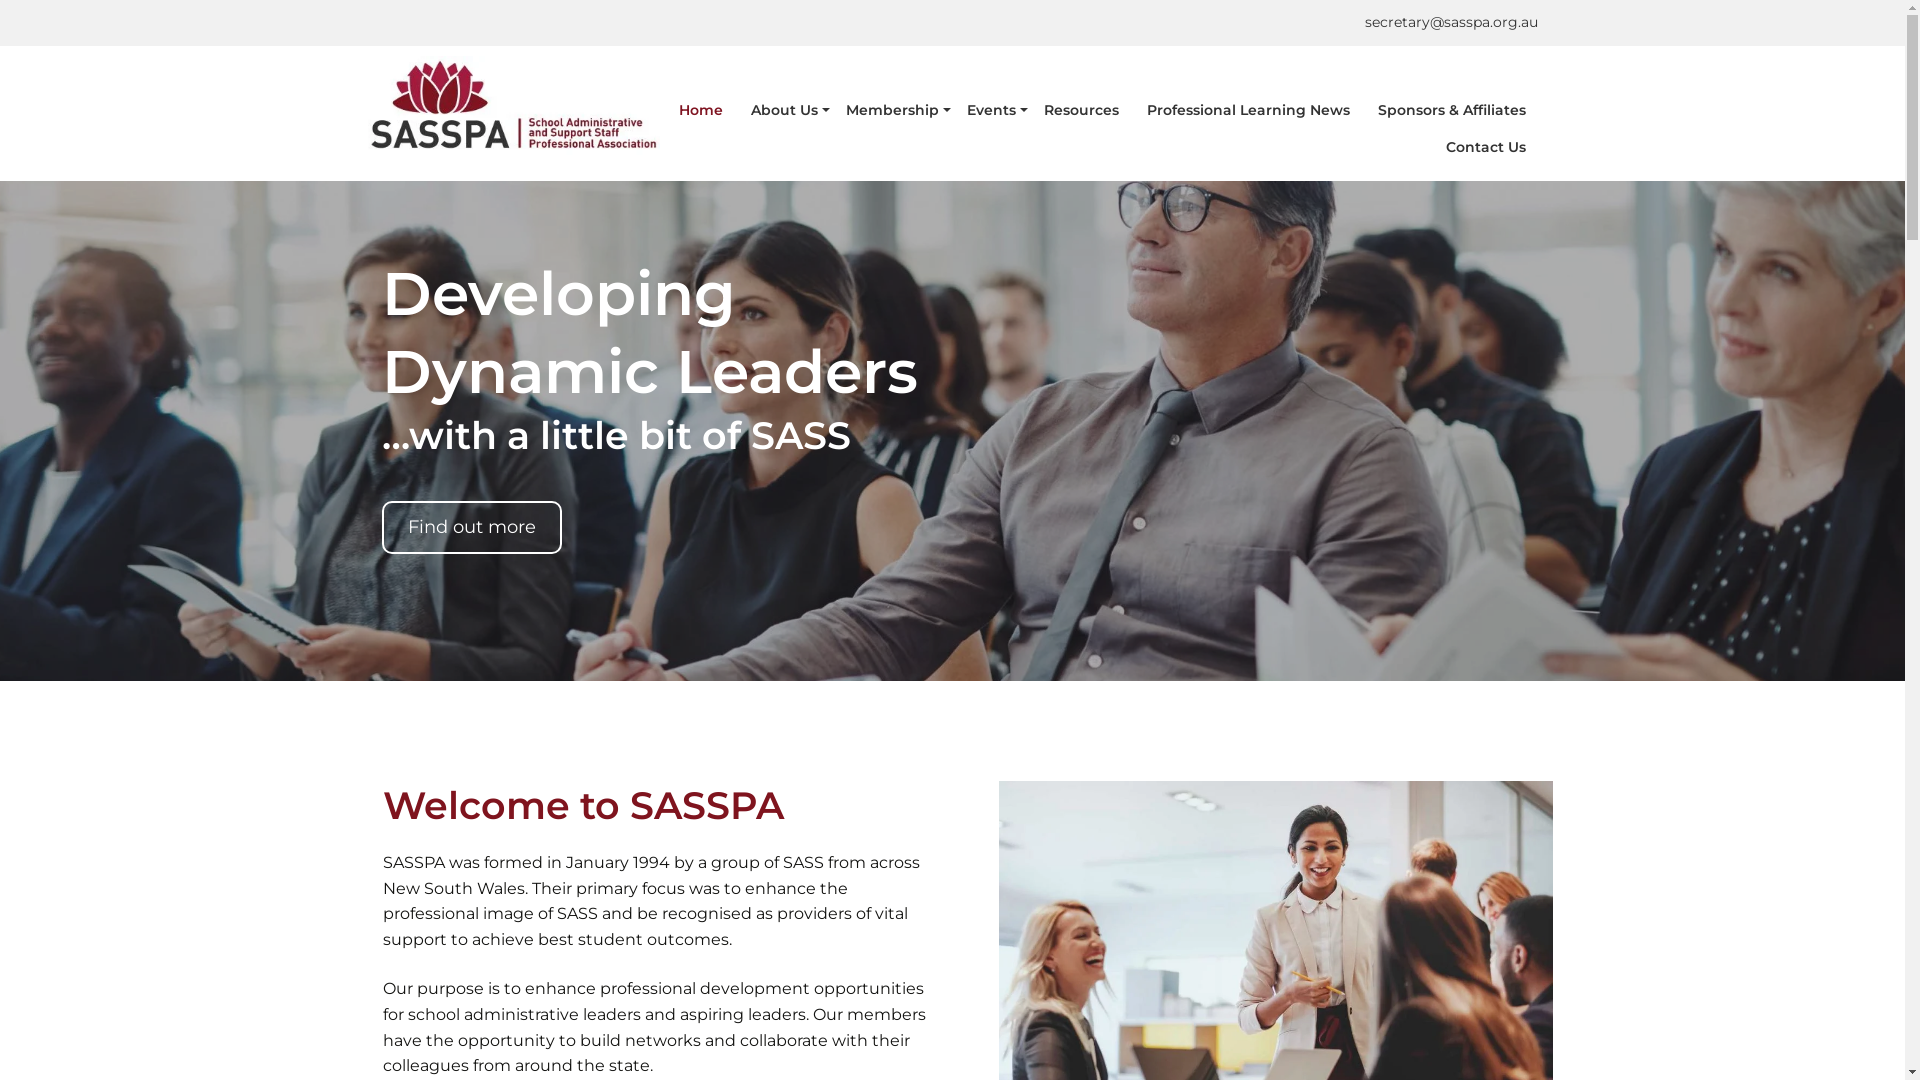  I want to click on 'Membership', so click(834, 110).